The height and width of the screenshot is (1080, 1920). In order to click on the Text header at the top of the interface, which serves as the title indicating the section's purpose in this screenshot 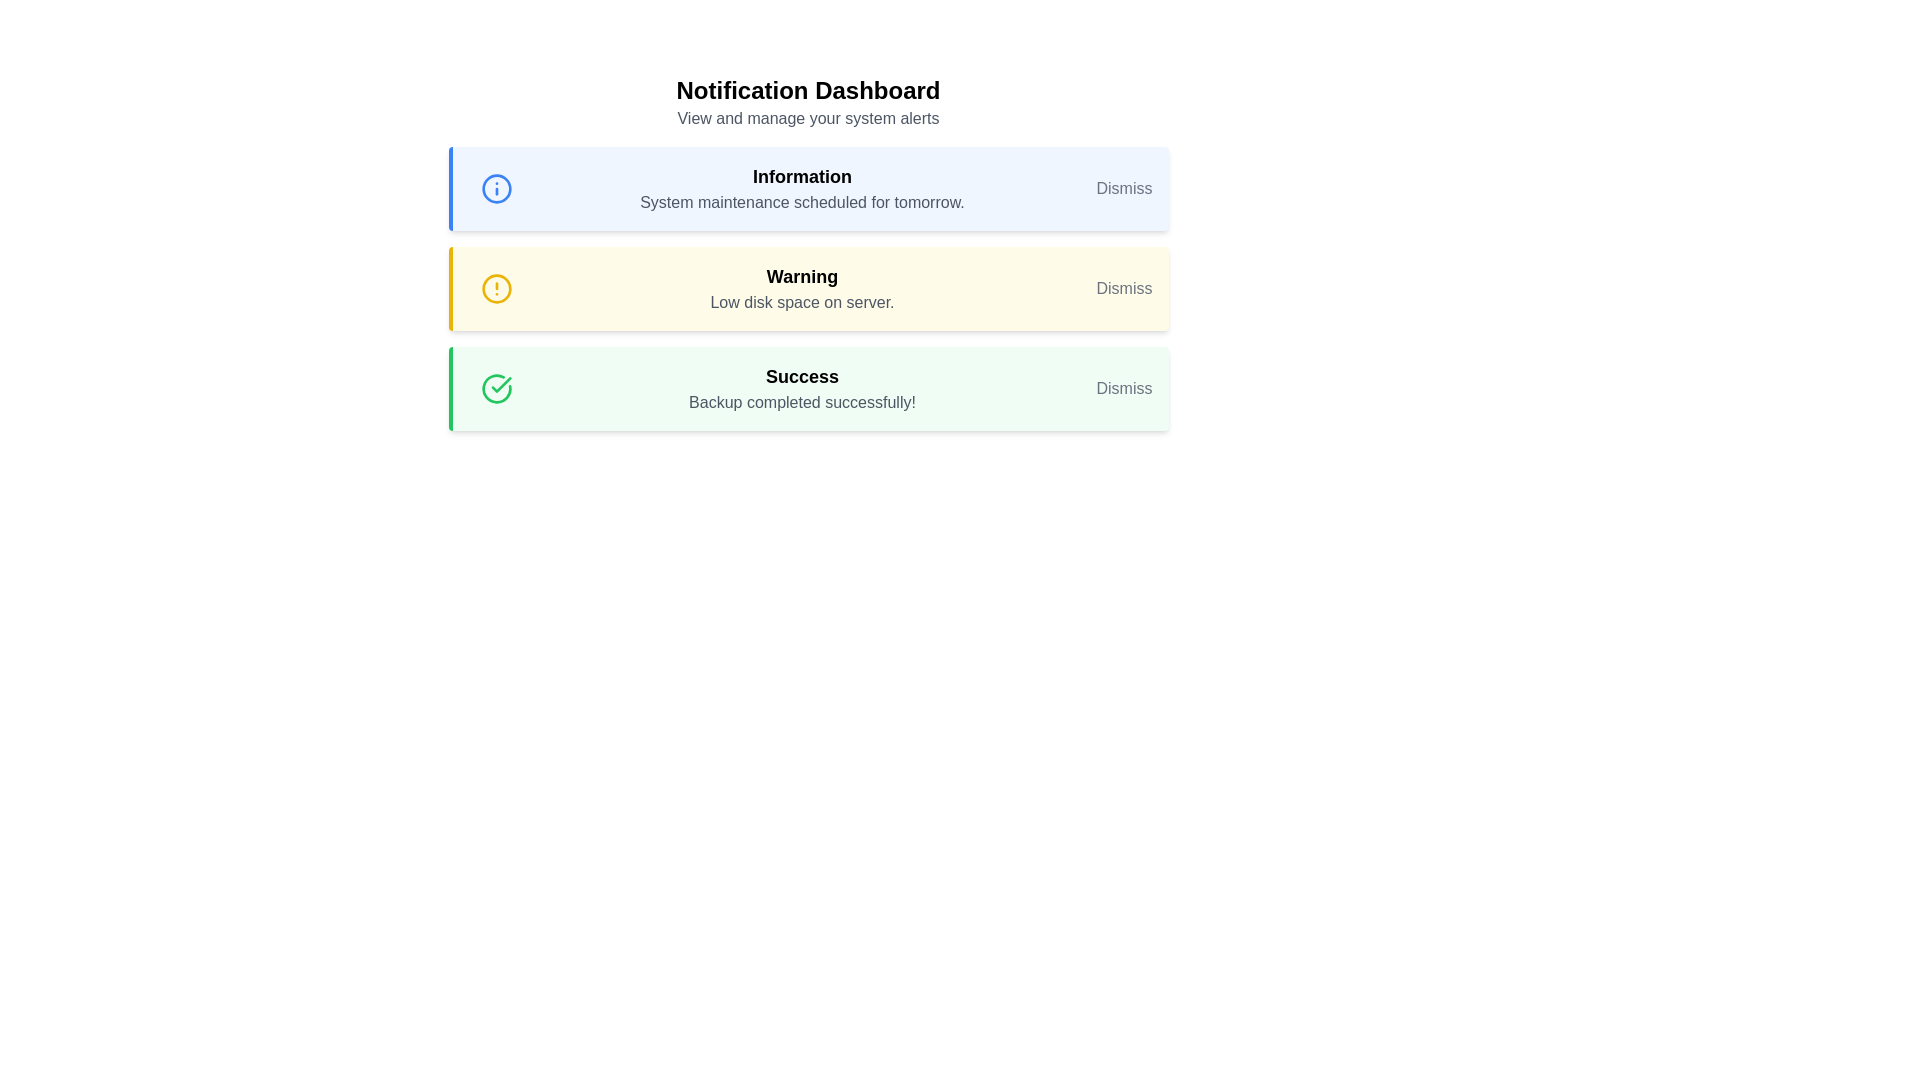, I will do `click(808, 91)`.